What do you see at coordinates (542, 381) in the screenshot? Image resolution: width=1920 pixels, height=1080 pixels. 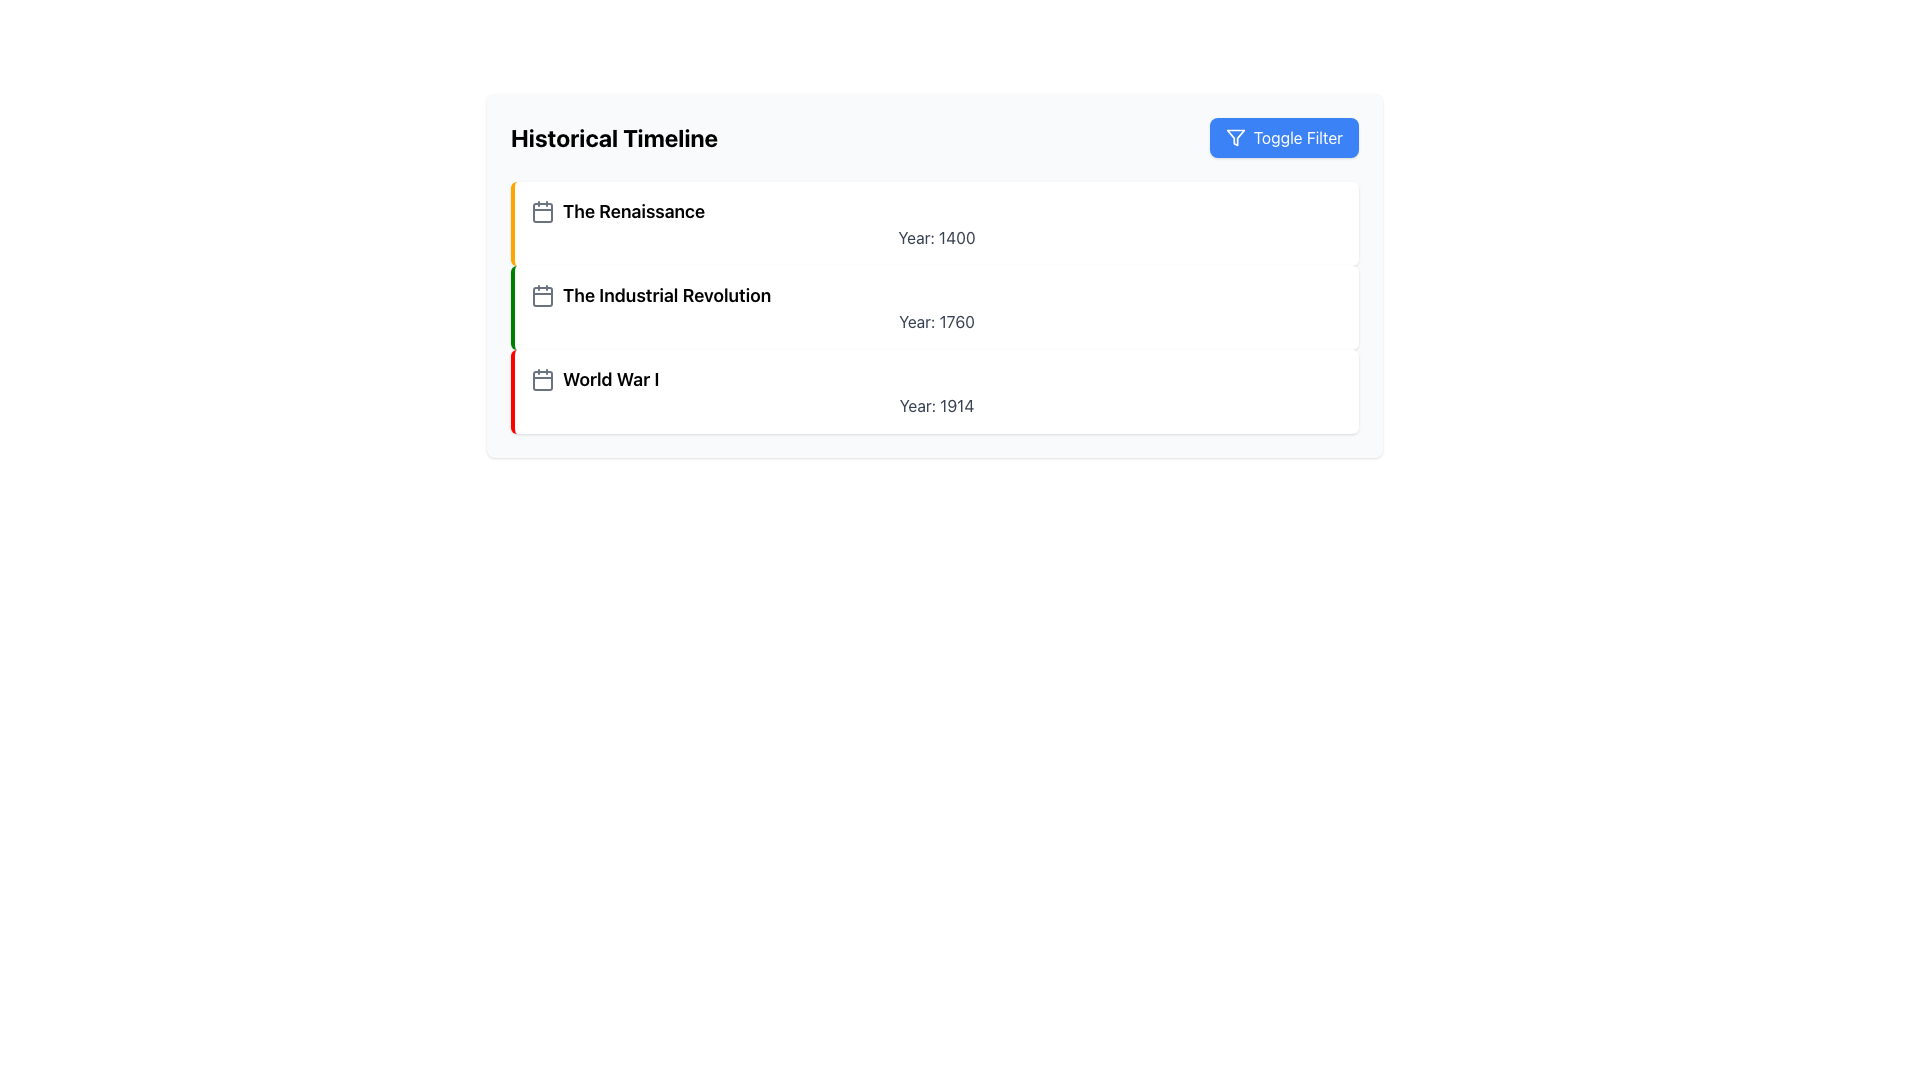 I see `the decorative calendar icon representing the date associated with 'World War I' in the timeline, which is the third icon from the top` at bounding box center [542, 381].